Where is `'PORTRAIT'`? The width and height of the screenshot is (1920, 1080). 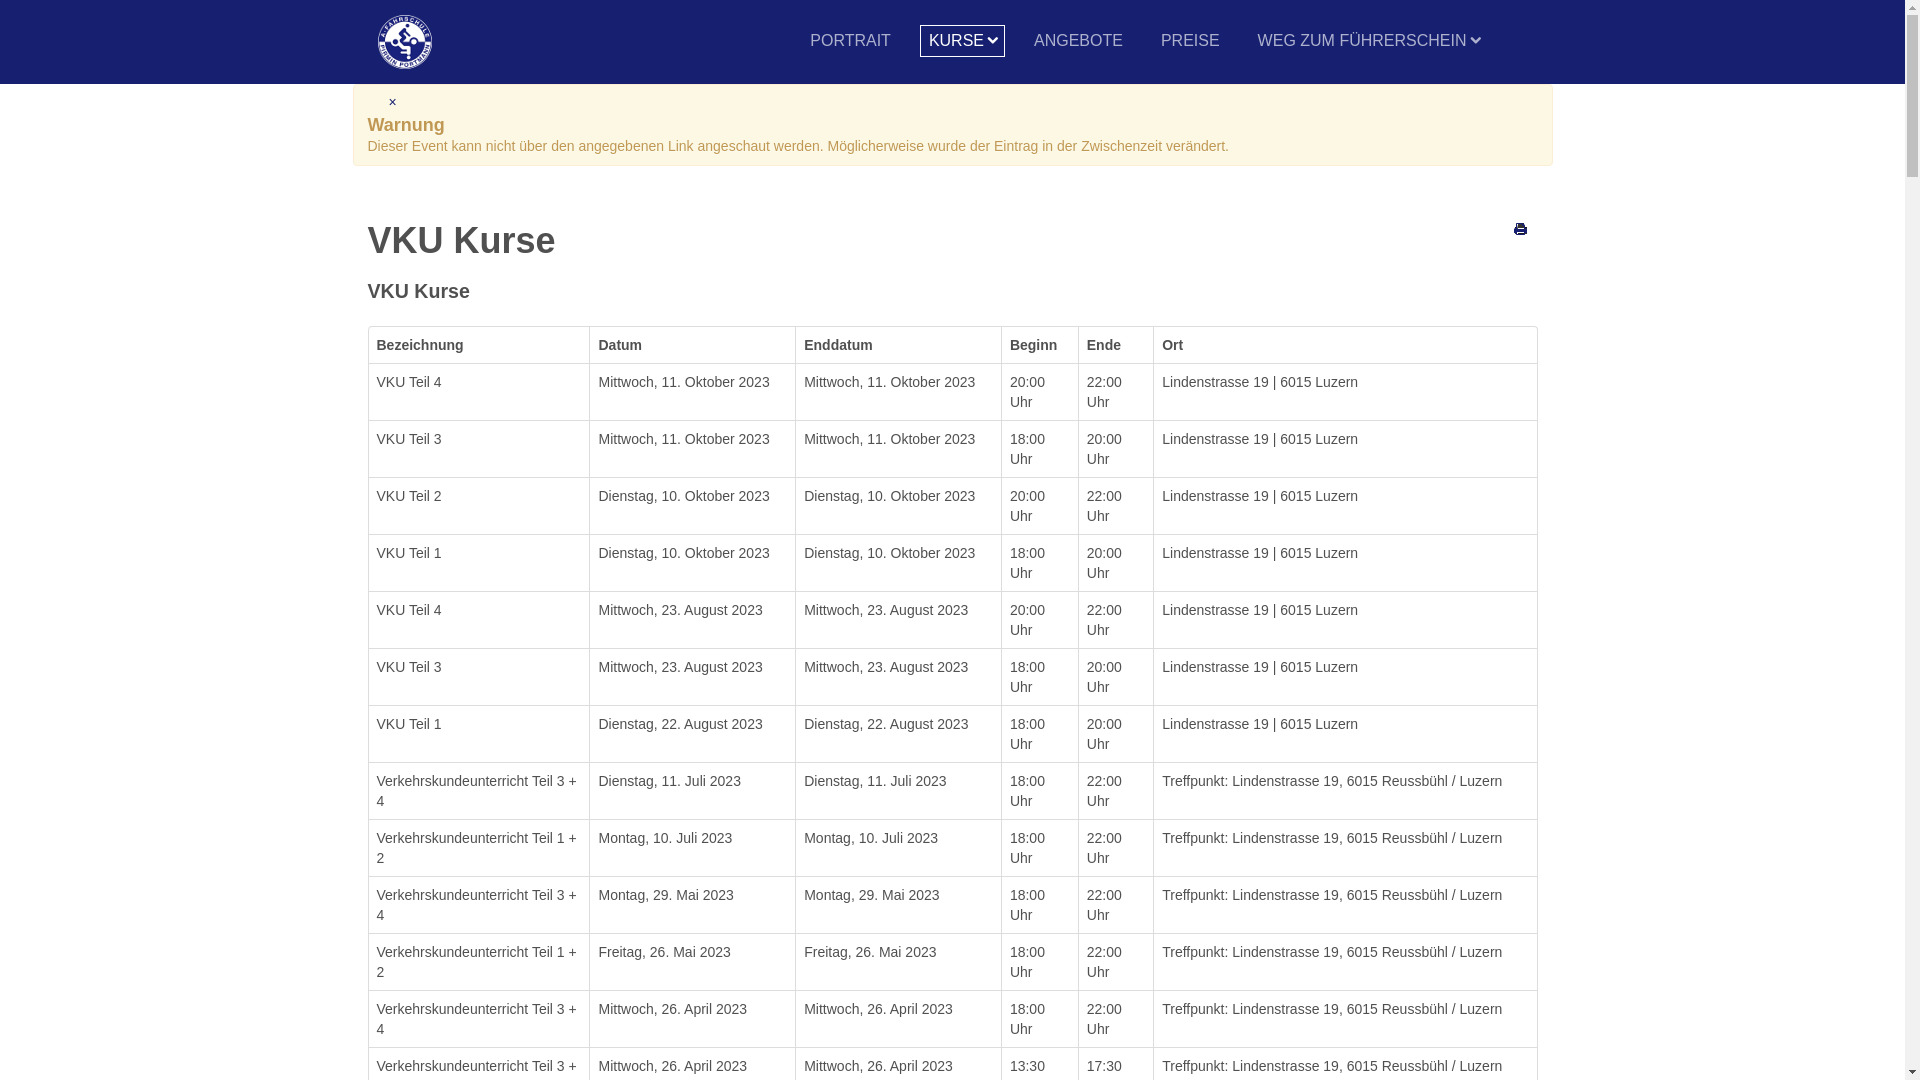
'PORTRAIT' is located at coordinates (801, 41).